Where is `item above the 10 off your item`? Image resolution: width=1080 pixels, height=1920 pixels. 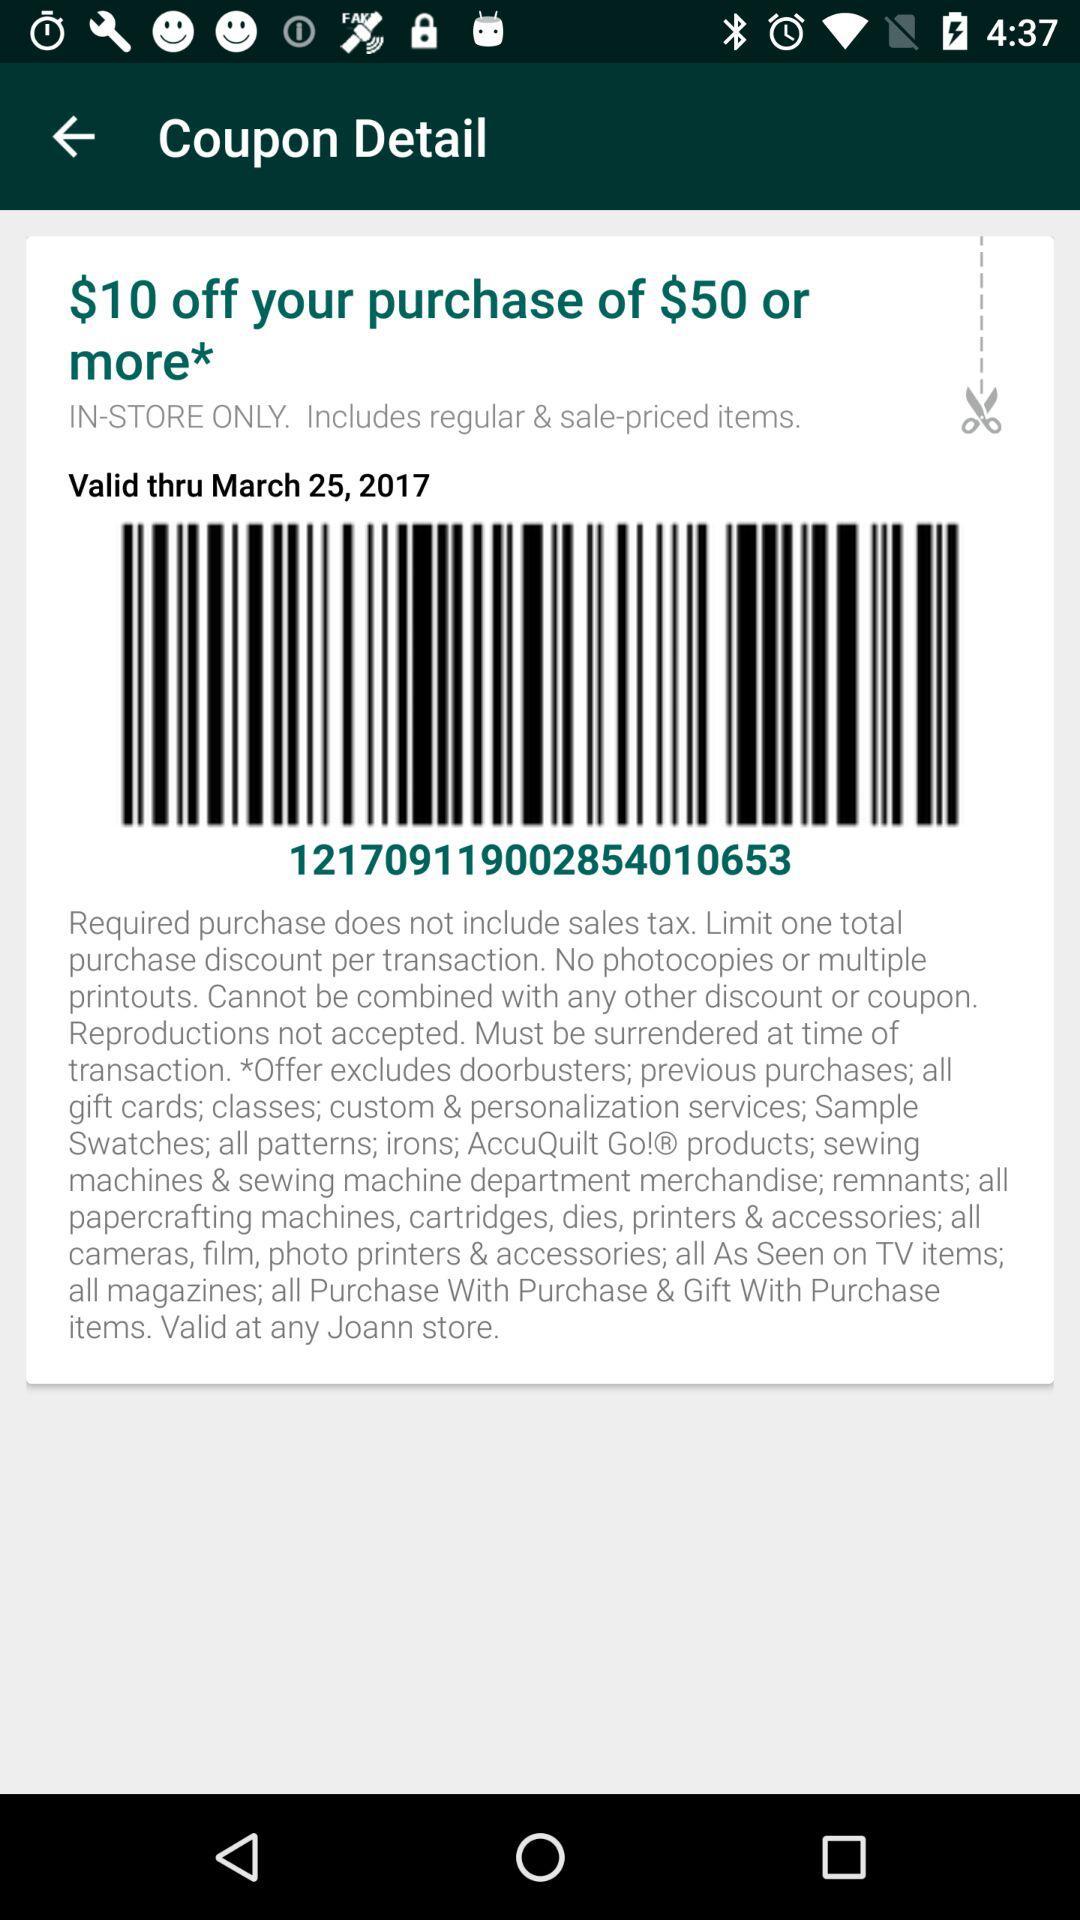 item above the 10 off your item is located at coordinates (72, 135).